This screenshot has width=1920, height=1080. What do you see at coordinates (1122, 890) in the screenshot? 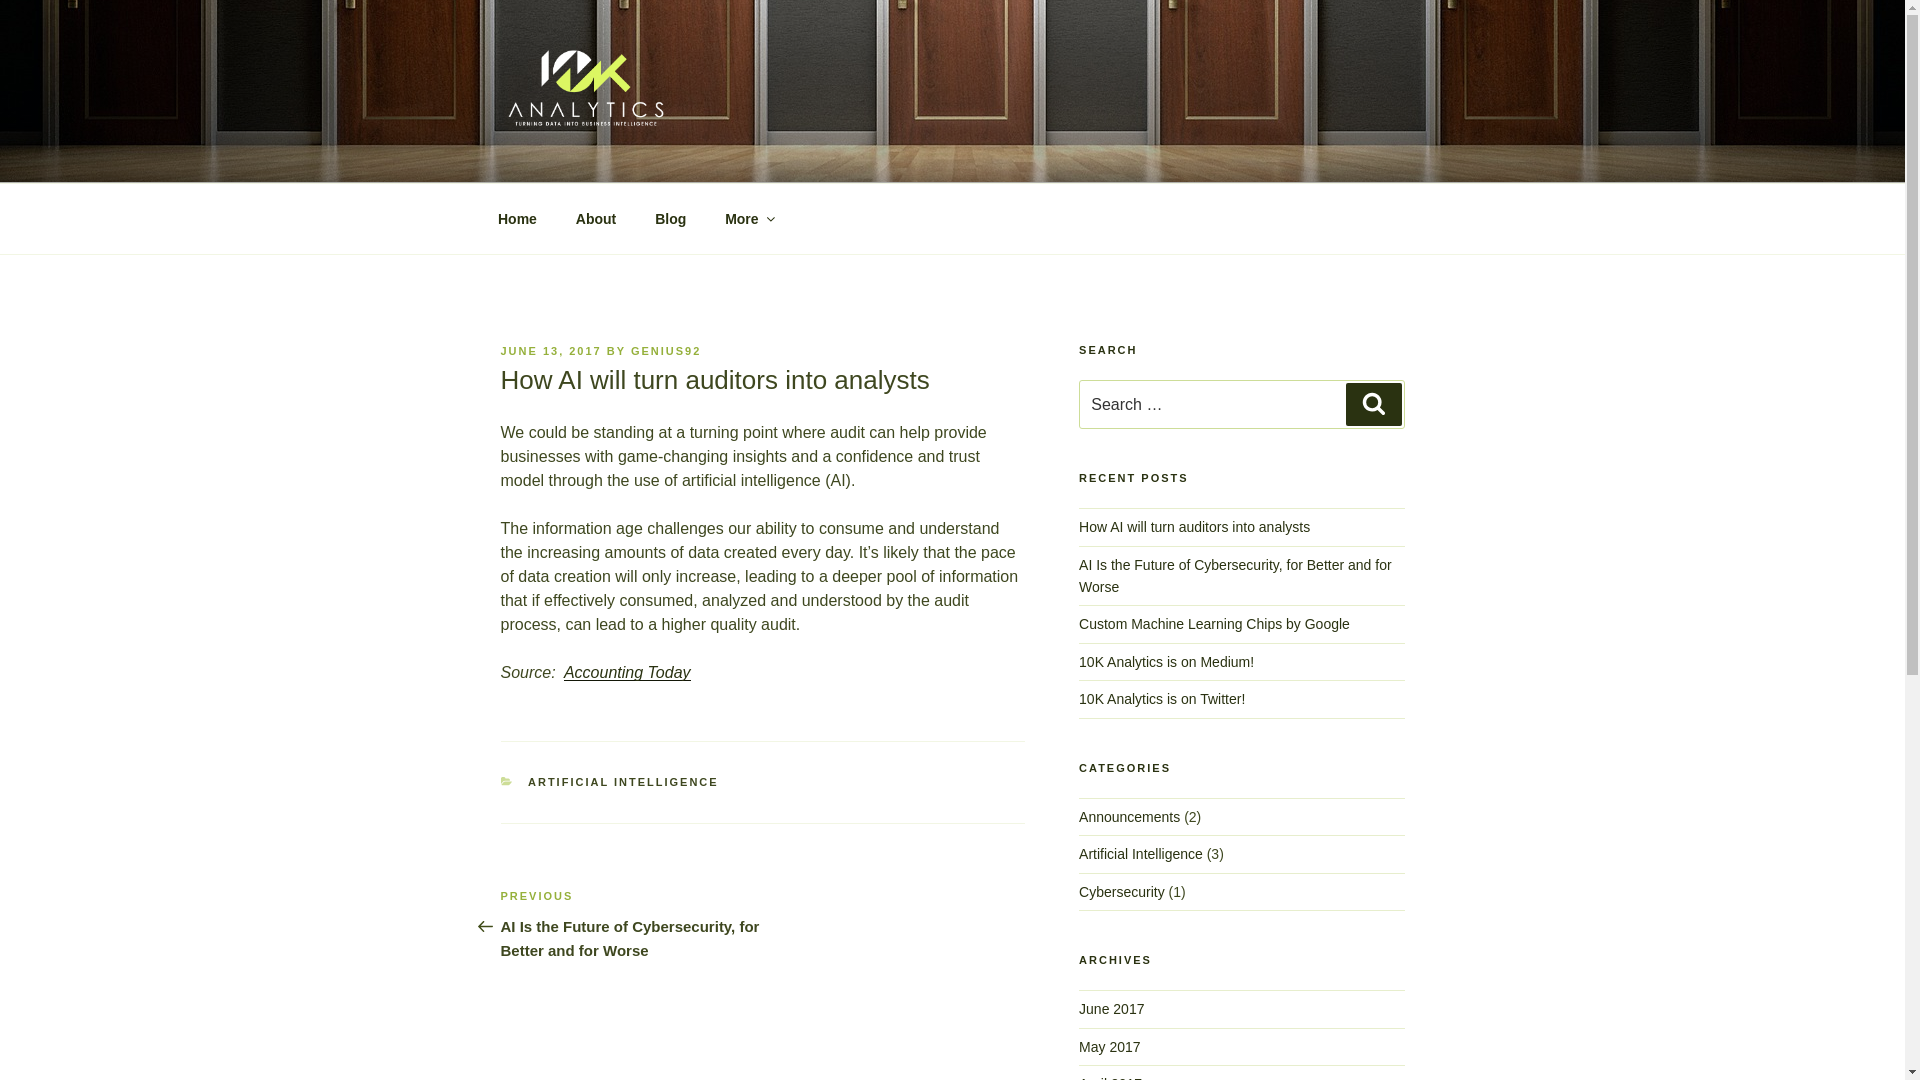
I see `'Cybersecurity'` at bounding box center [1122, 890].